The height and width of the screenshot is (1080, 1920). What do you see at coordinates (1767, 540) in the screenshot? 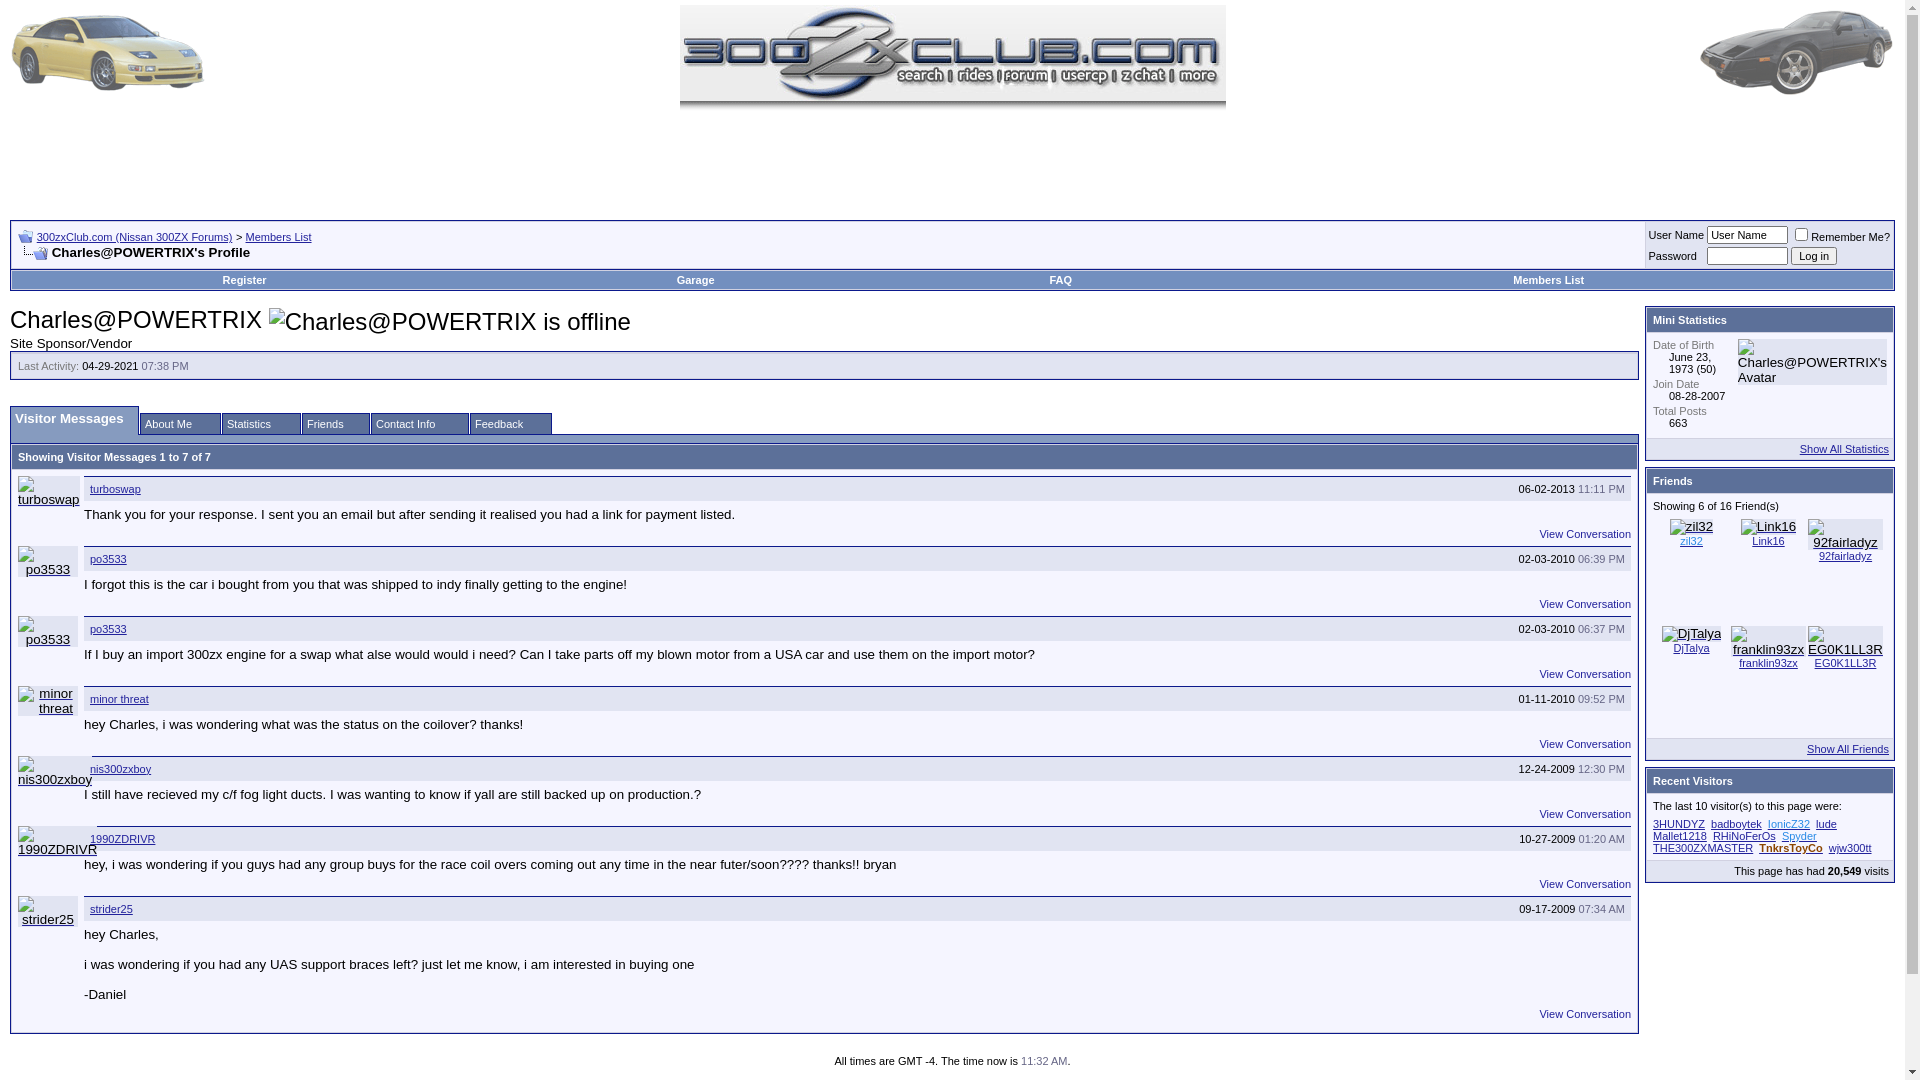
I see `'Link16'` at bounding box center [1767, 540].